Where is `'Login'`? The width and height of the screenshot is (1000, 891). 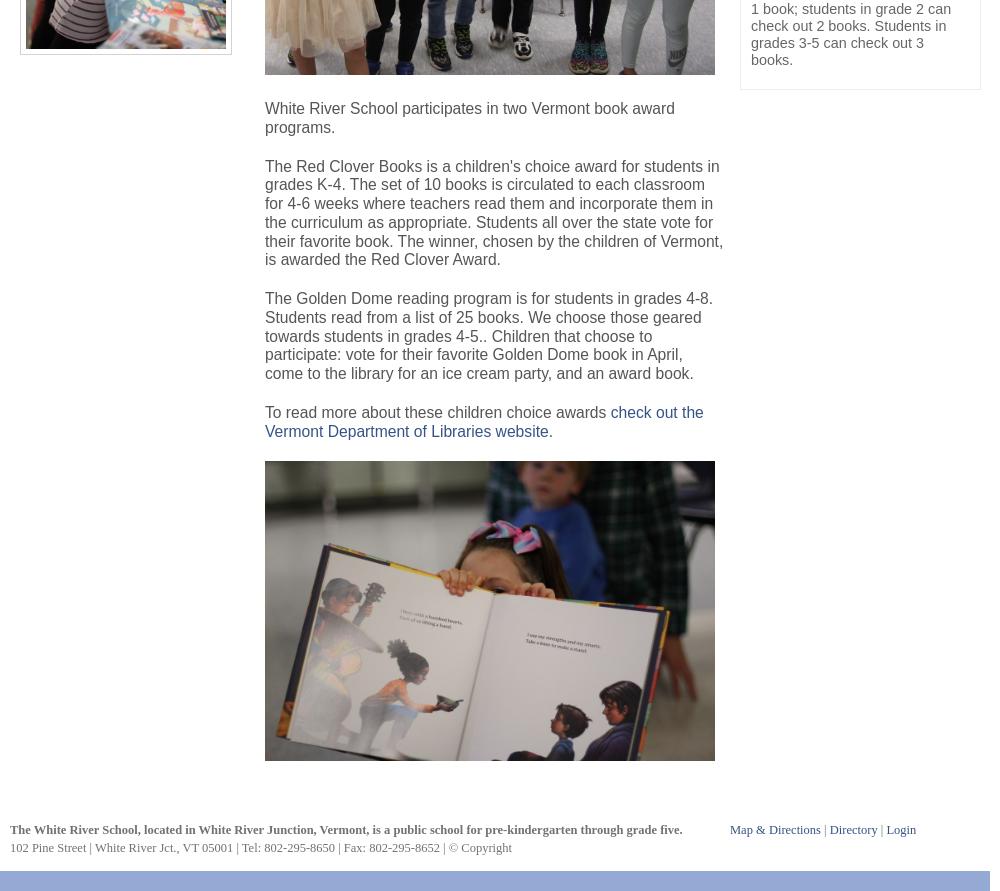 'Login' is located at coordinates (901, 828).